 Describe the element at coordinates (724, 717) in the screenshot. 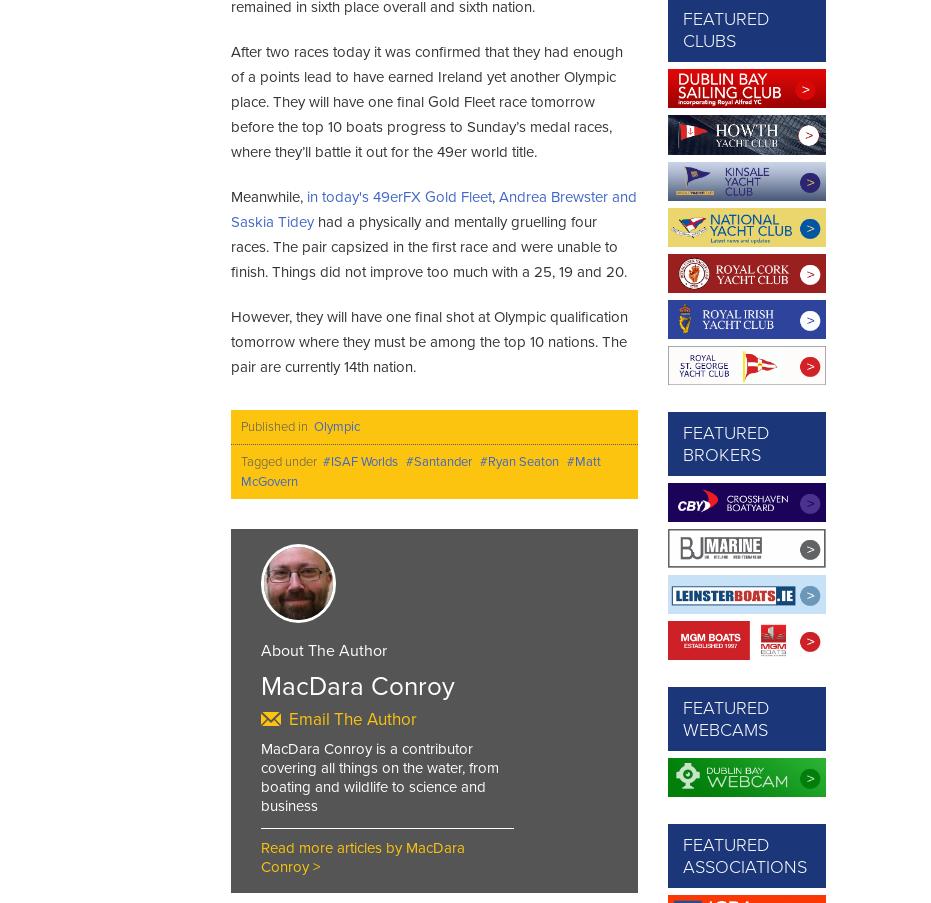

I see `'Featured Webcams'` at that location.